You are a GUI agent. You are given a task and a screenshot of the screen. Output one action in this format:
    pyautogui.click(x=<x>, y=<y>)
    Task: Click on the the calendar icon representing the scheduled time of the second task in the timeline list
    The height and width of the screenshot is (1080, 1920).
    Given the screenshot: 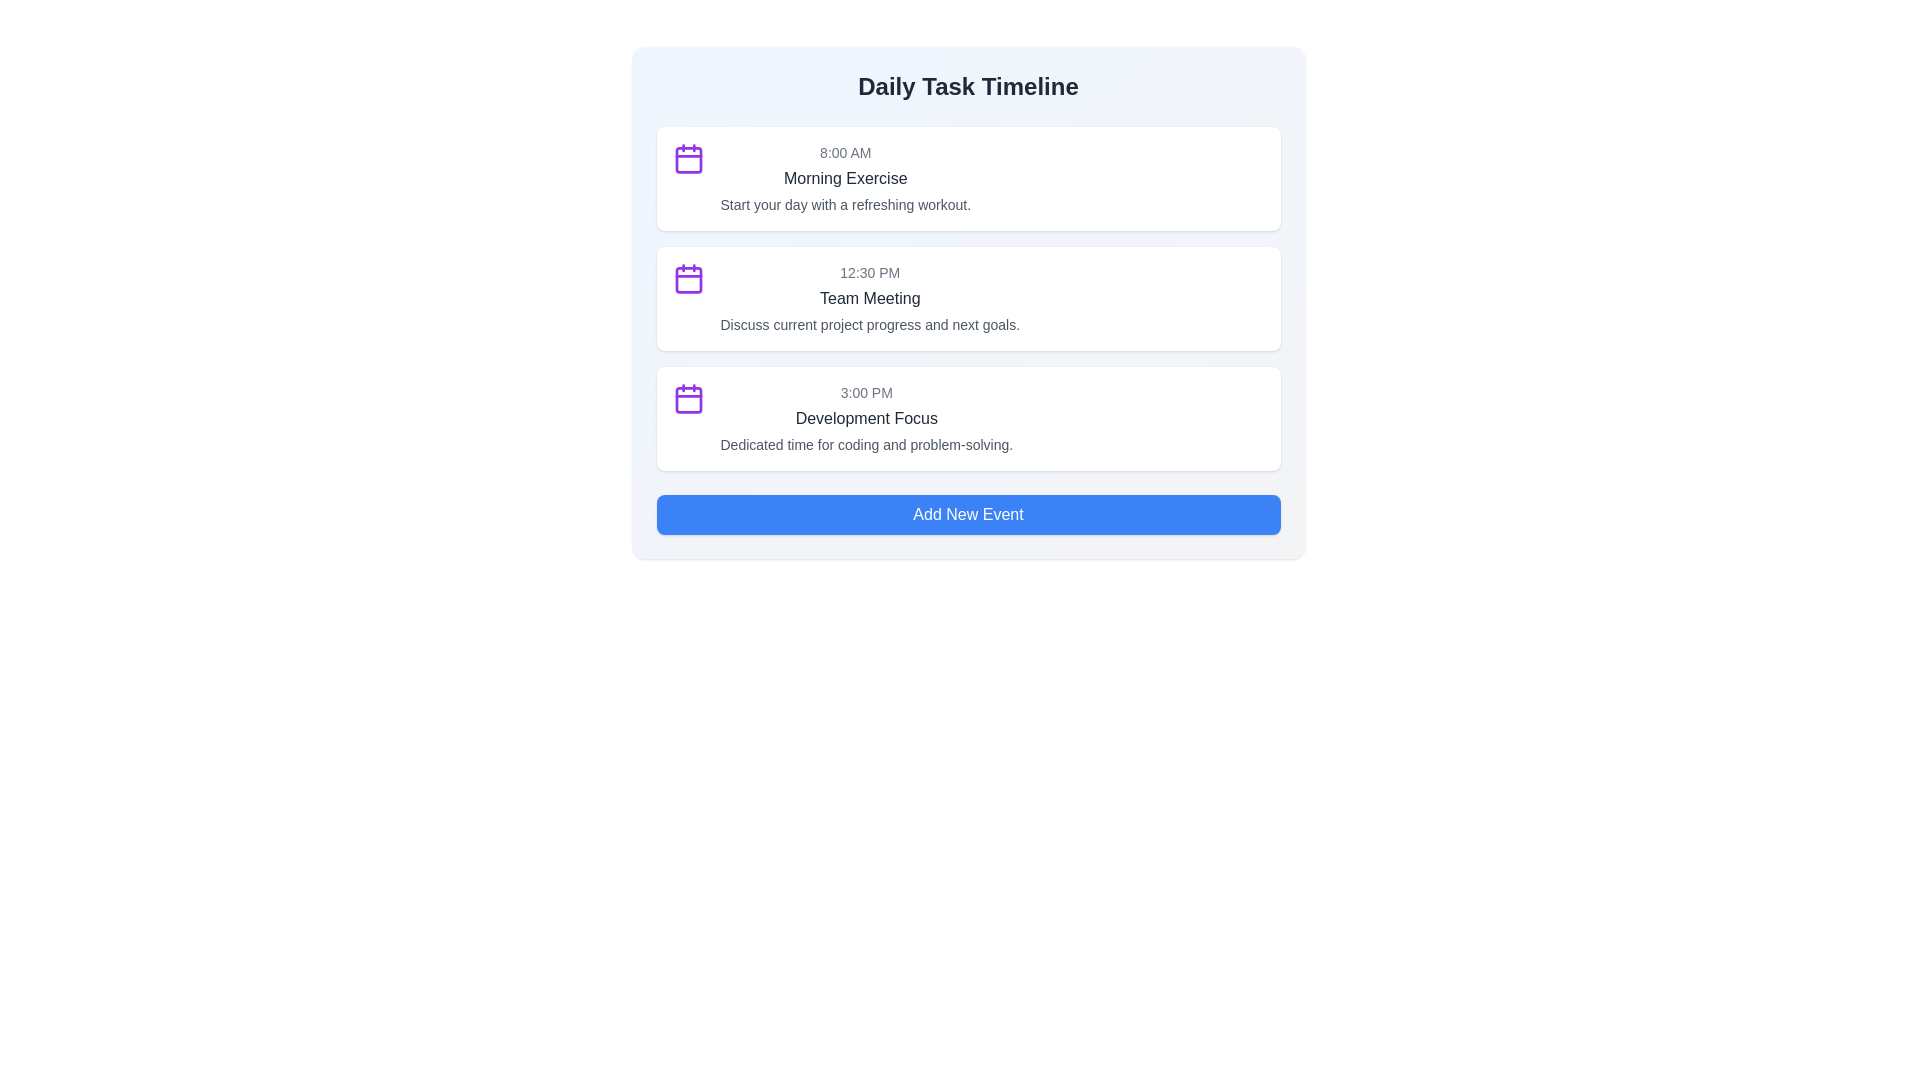 What is the action you would take?
    pyautogui.click(x=688, y=280)
    